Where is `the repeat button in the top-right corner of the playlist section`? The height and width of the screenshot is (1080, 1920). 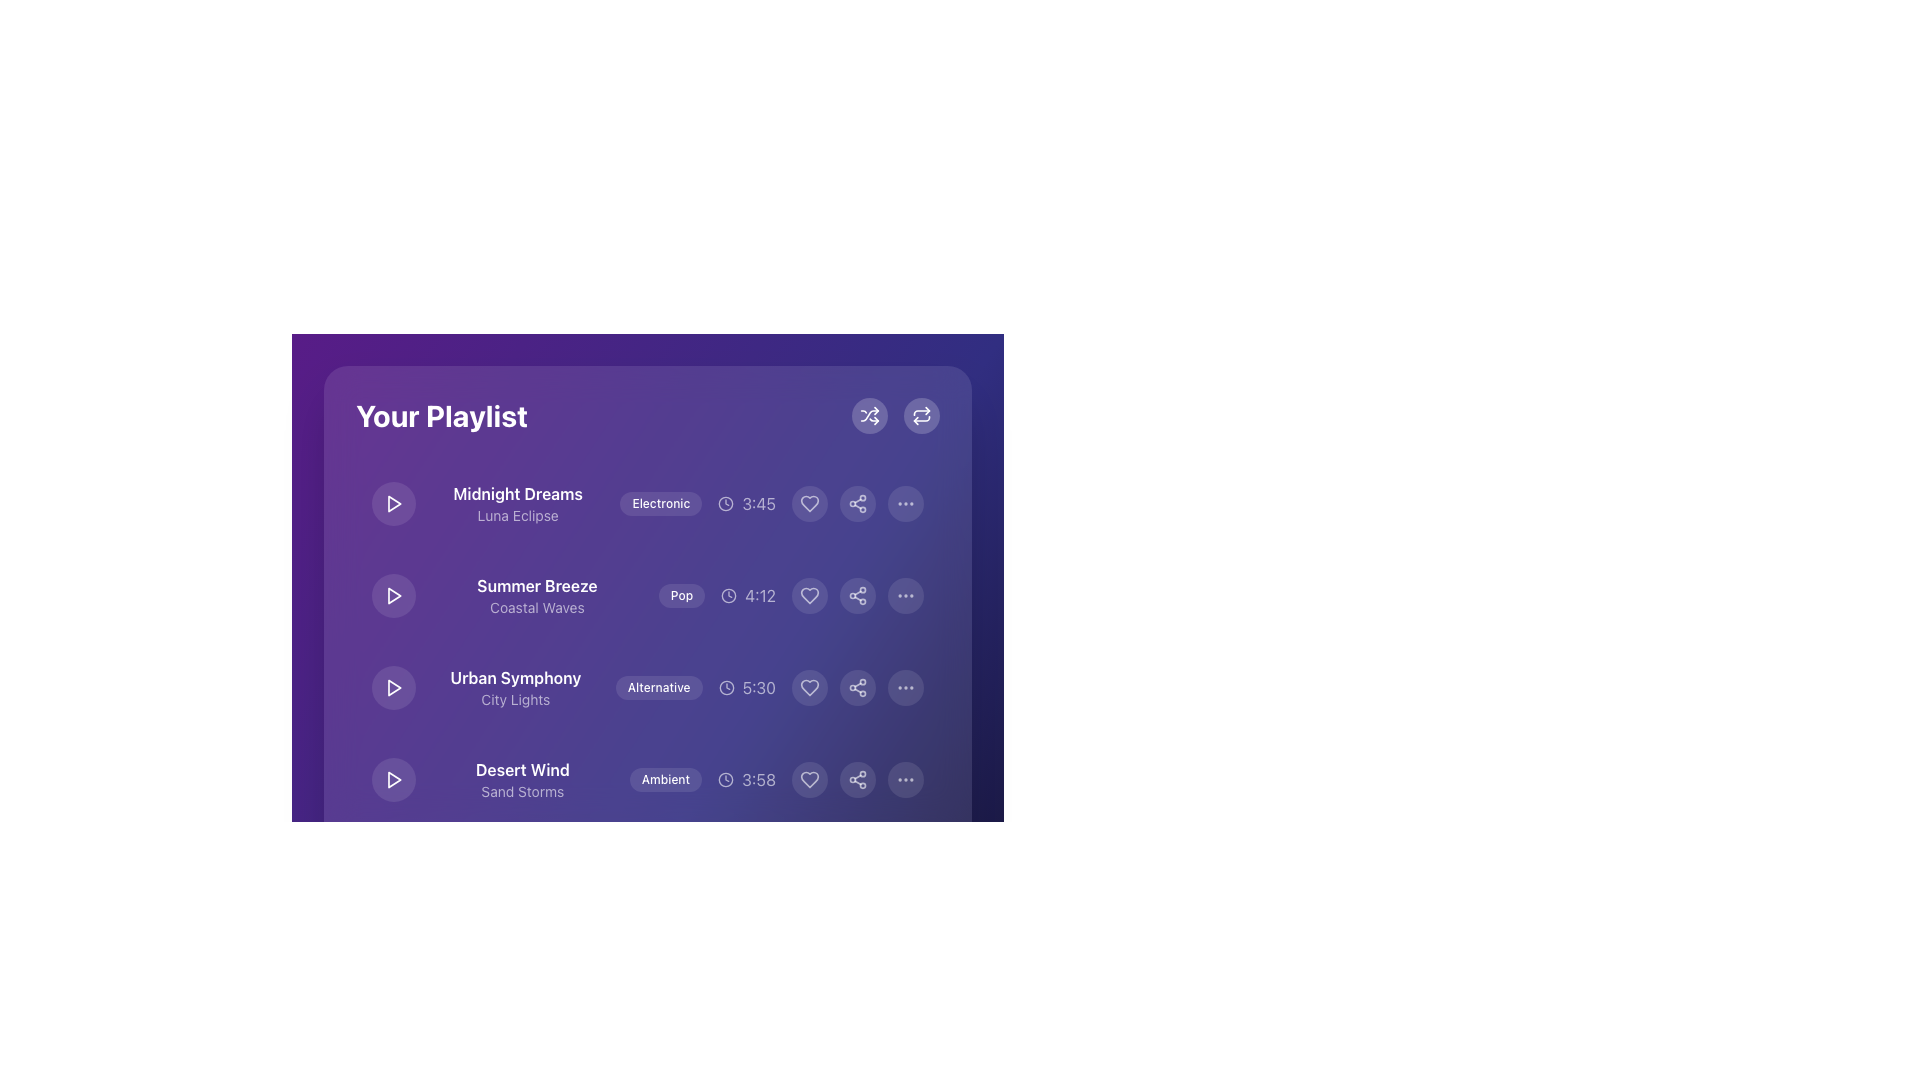 the repeat button in the top-right corner of the playlist section is located at coordinates (895, 415).